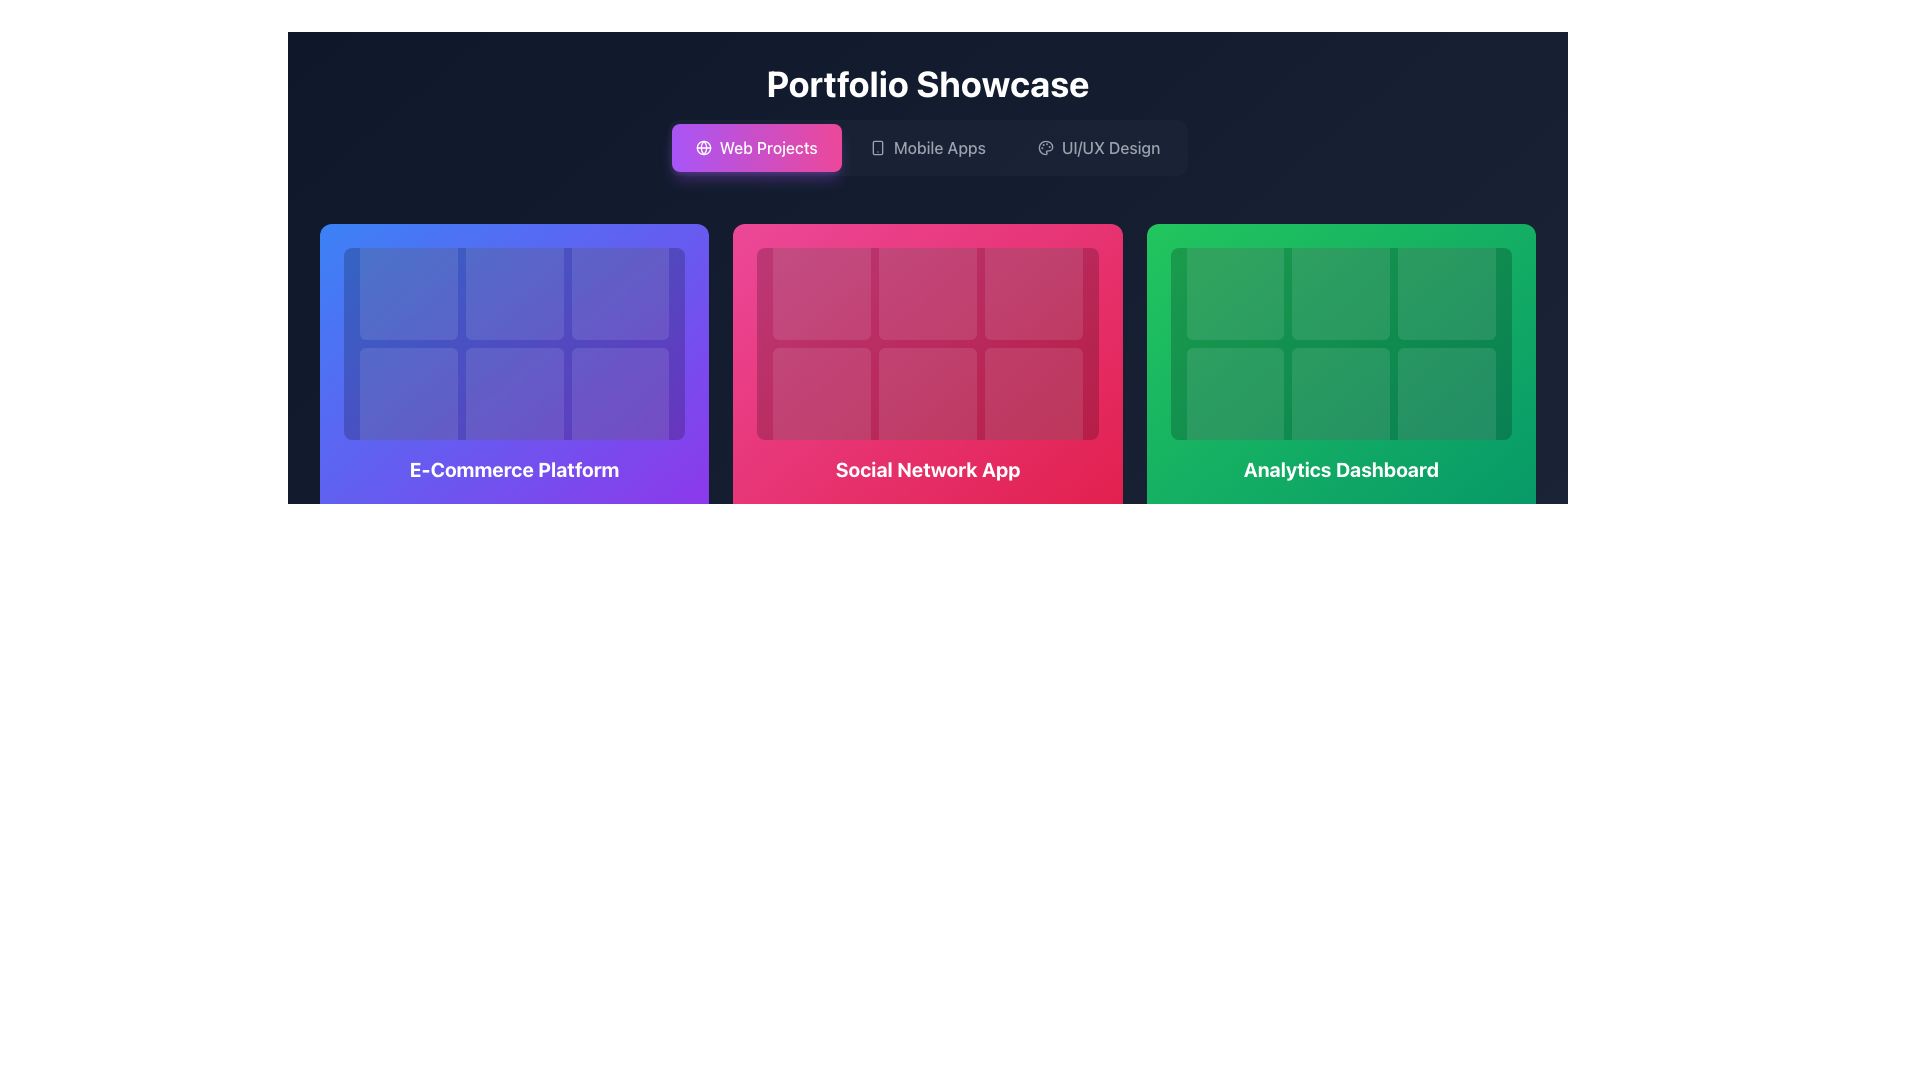  Describe the element at coordinates (1341, 388) in the screenshot. I see `the clickable card for navigation that directs to the Analytics Dashboard, located at the rightmost side of the row of three cards` at that location.